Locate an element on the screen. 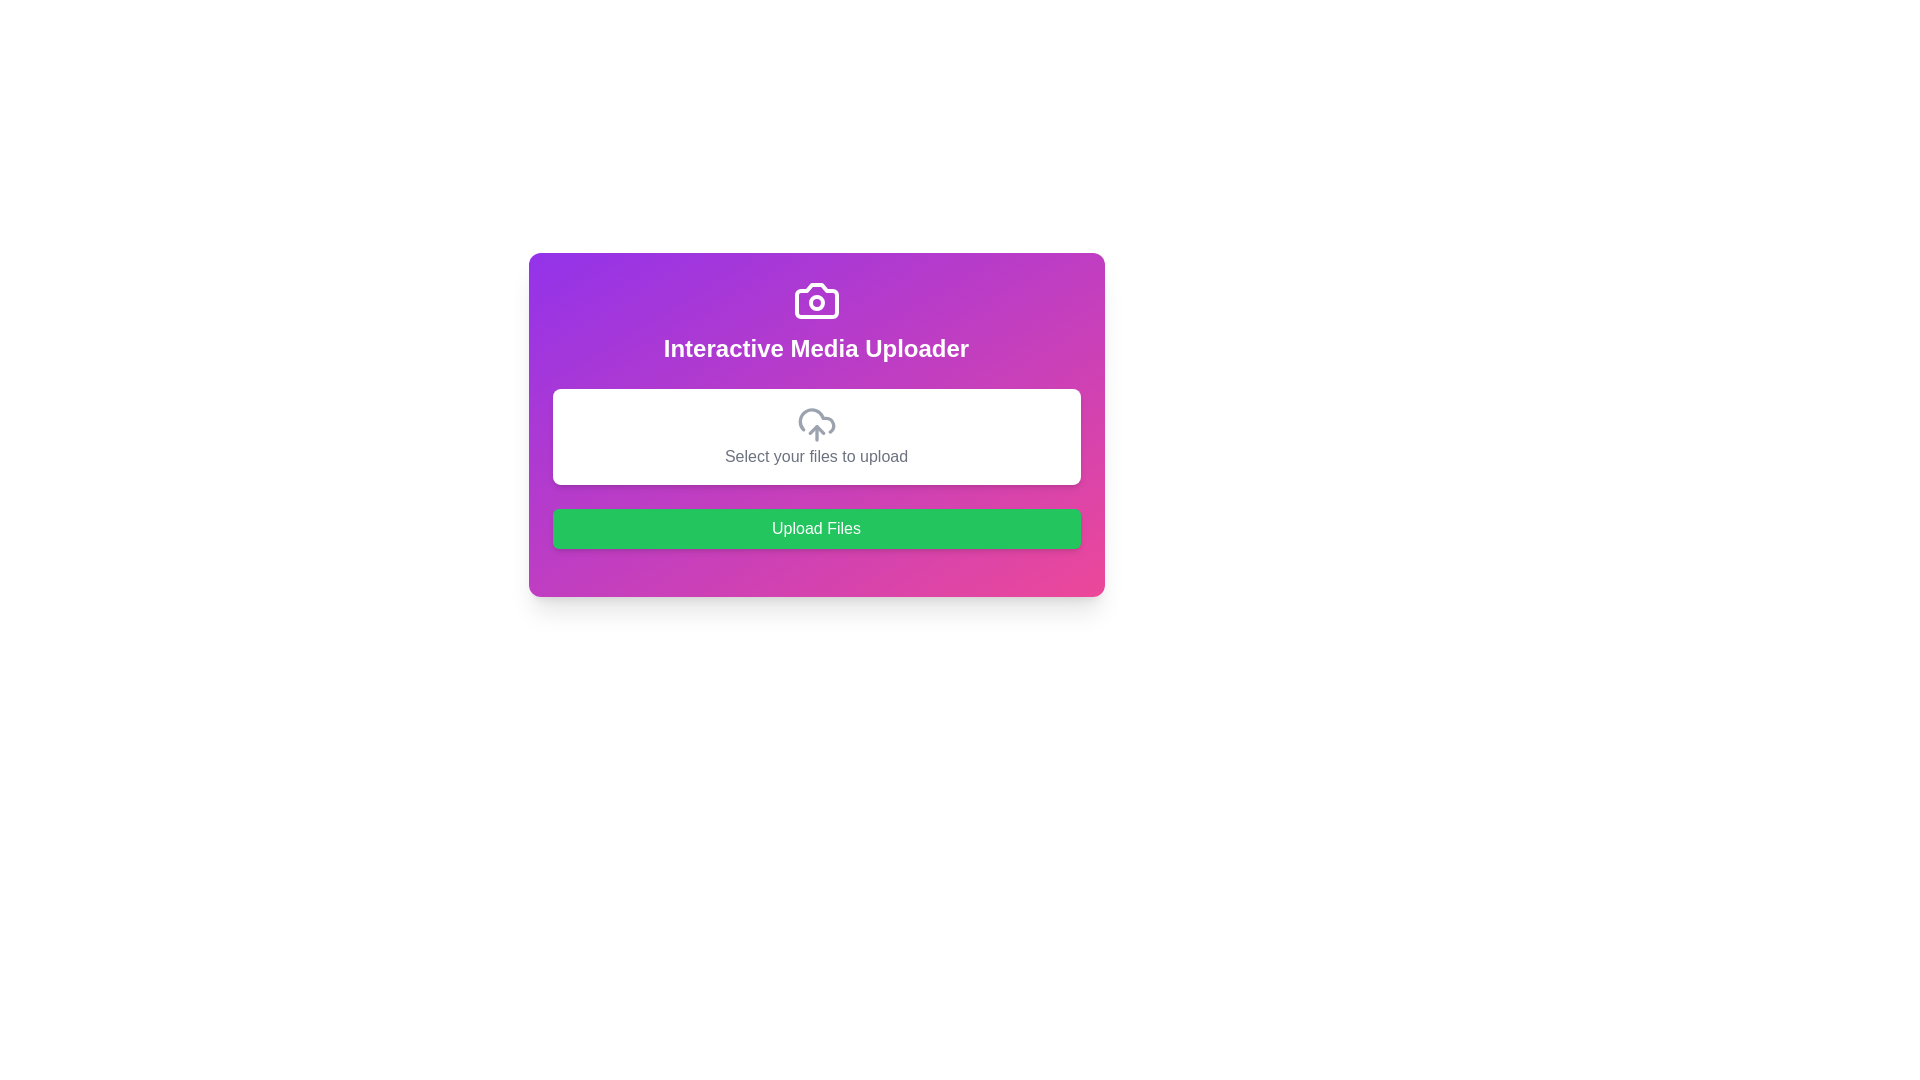 The height and width of the screenshot is (1080, 1920). the text element displaying 'Select your files to upload' in gray font, located in the upload section of the interactive media uploader interface is located at coordinates (816, 456).